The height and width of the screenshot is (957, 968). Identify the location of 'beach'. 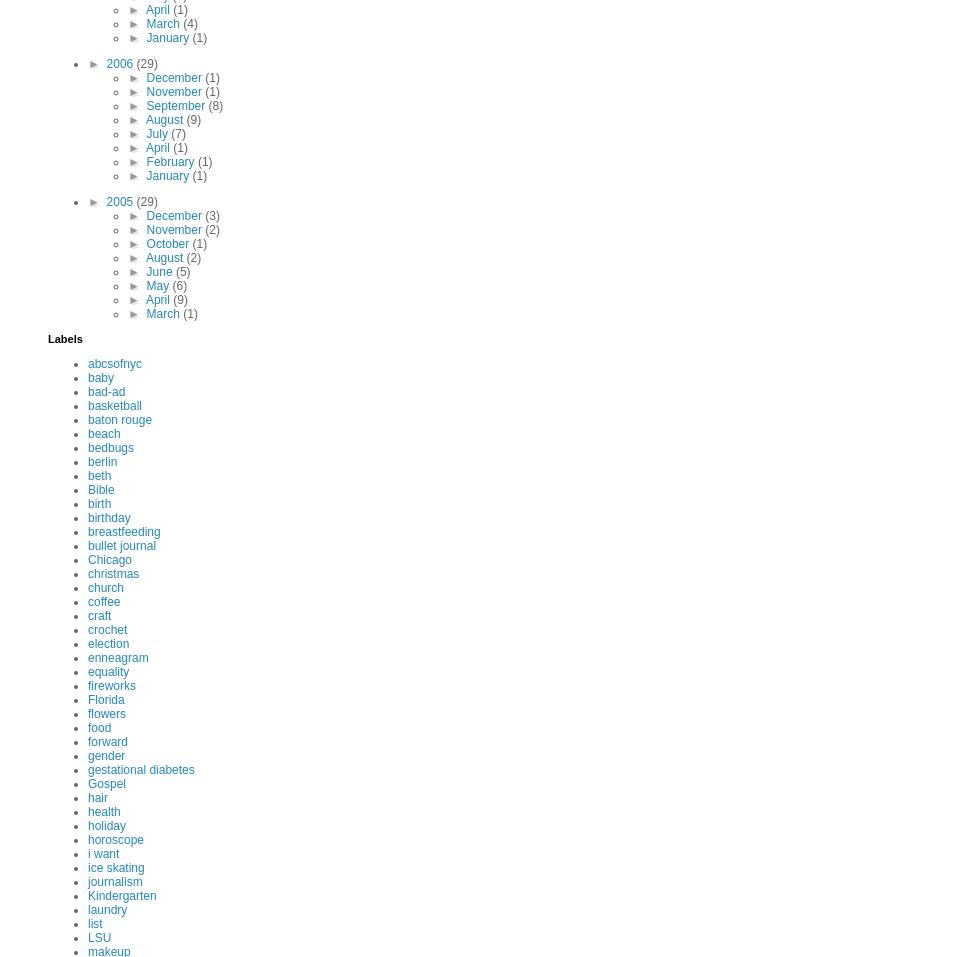
(103, 432).